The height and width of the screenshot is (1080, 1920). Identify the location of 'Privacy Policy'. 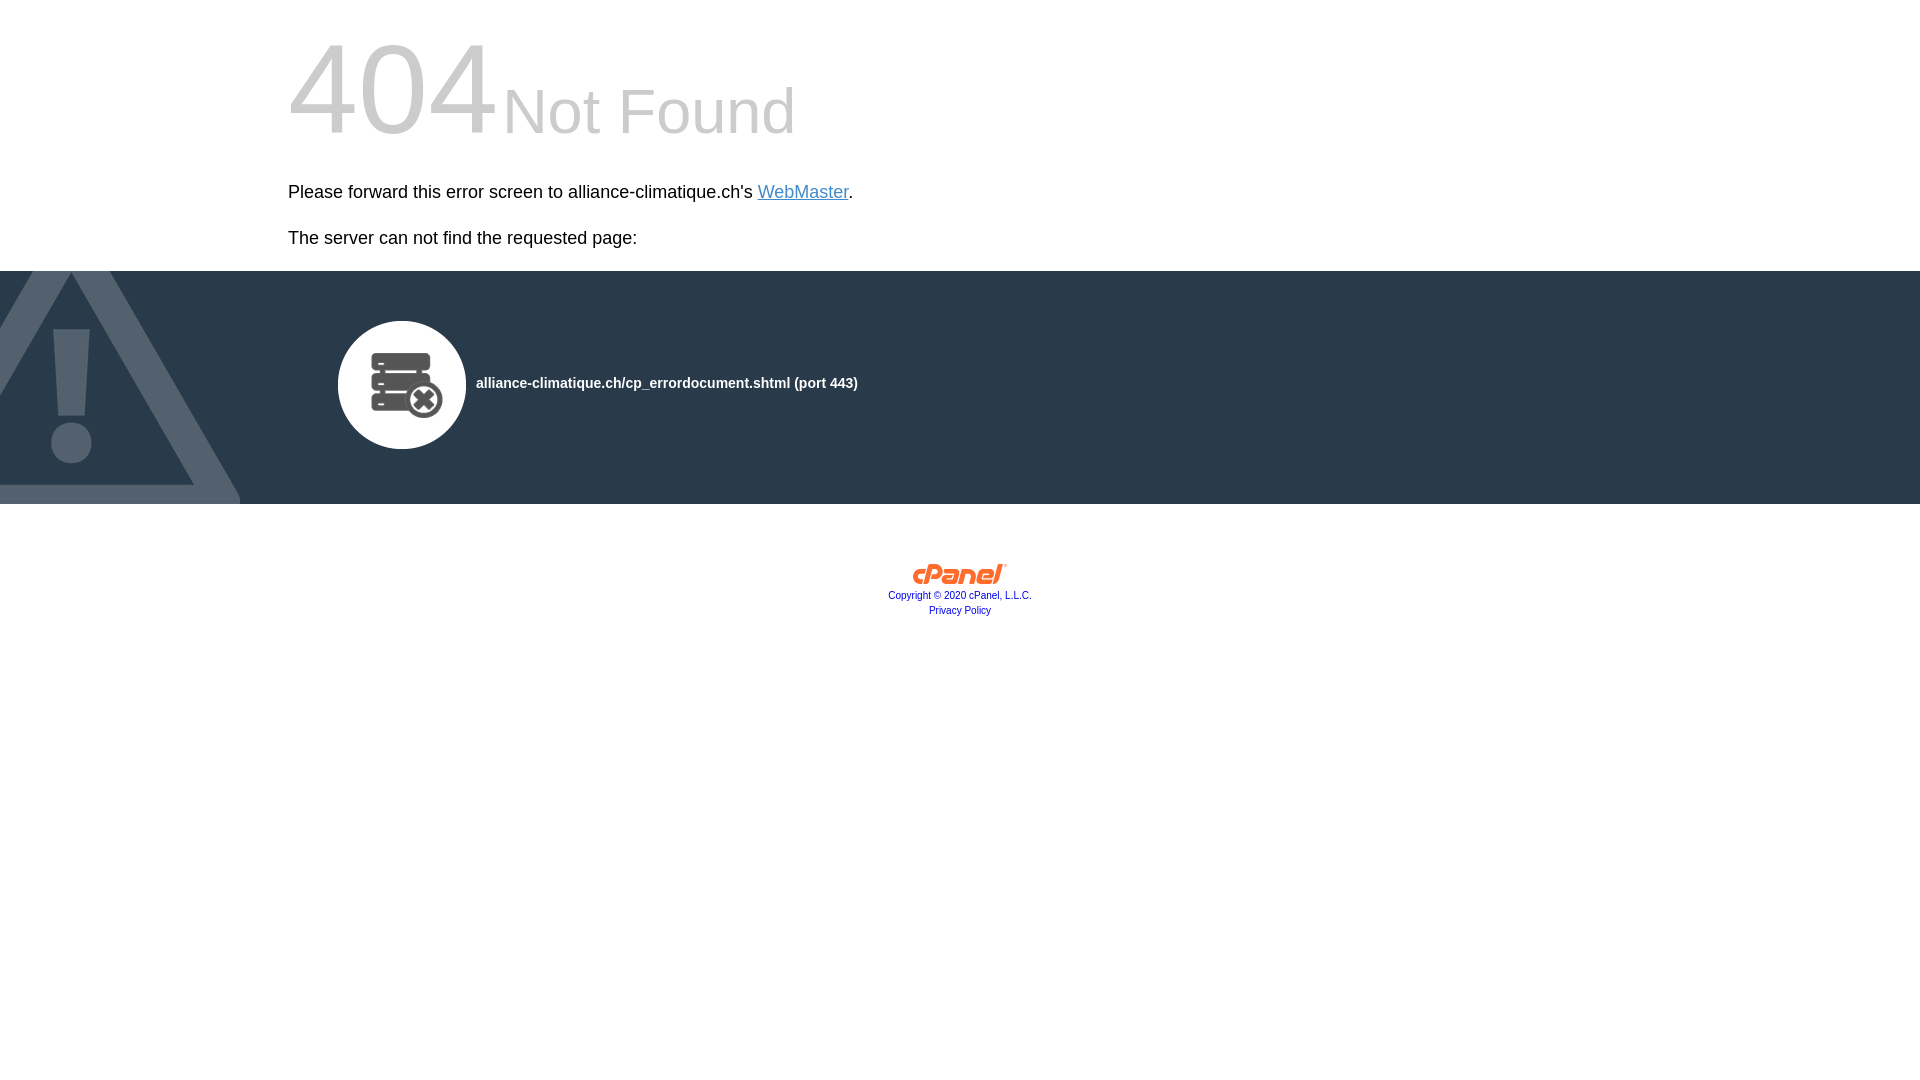
(960, 609).